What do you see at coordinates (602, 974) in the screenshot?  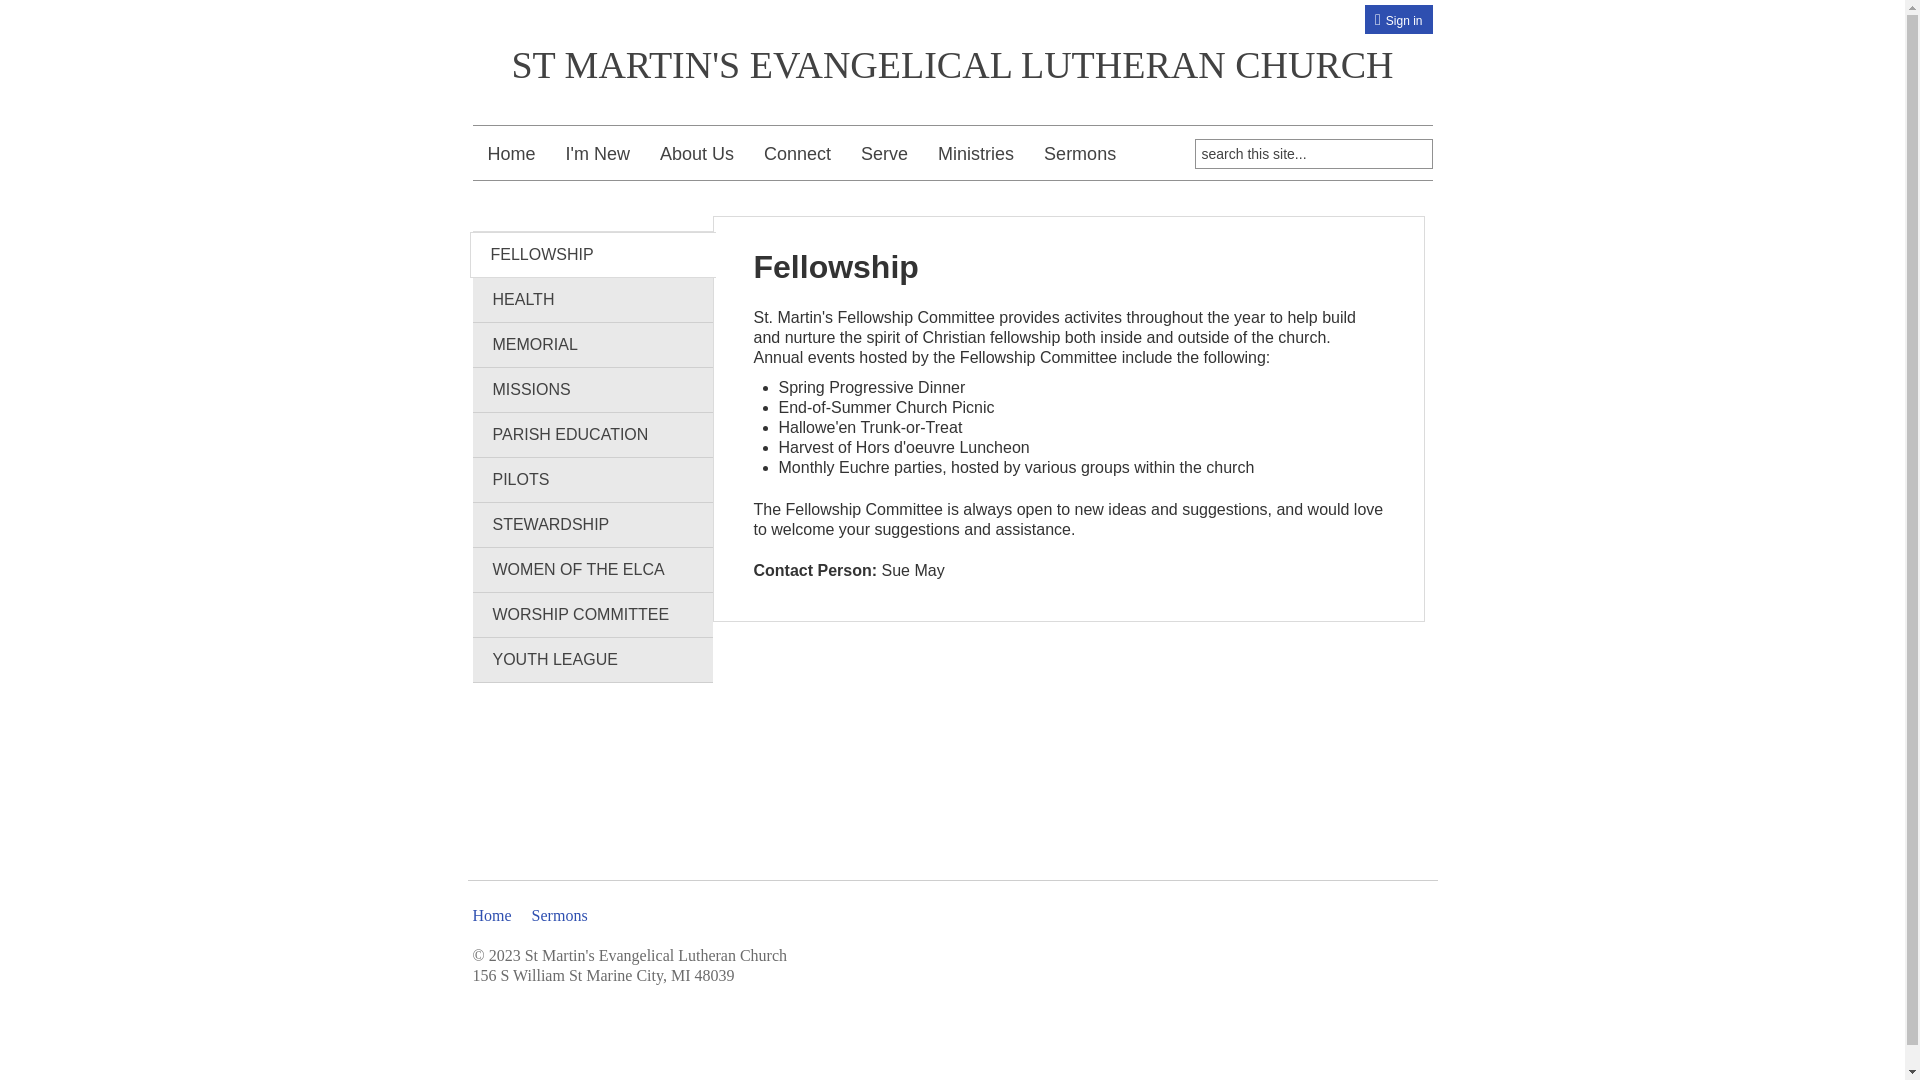 I see `'156 S William St Marine City, MI 48039'` at bounding box center [602, 974].